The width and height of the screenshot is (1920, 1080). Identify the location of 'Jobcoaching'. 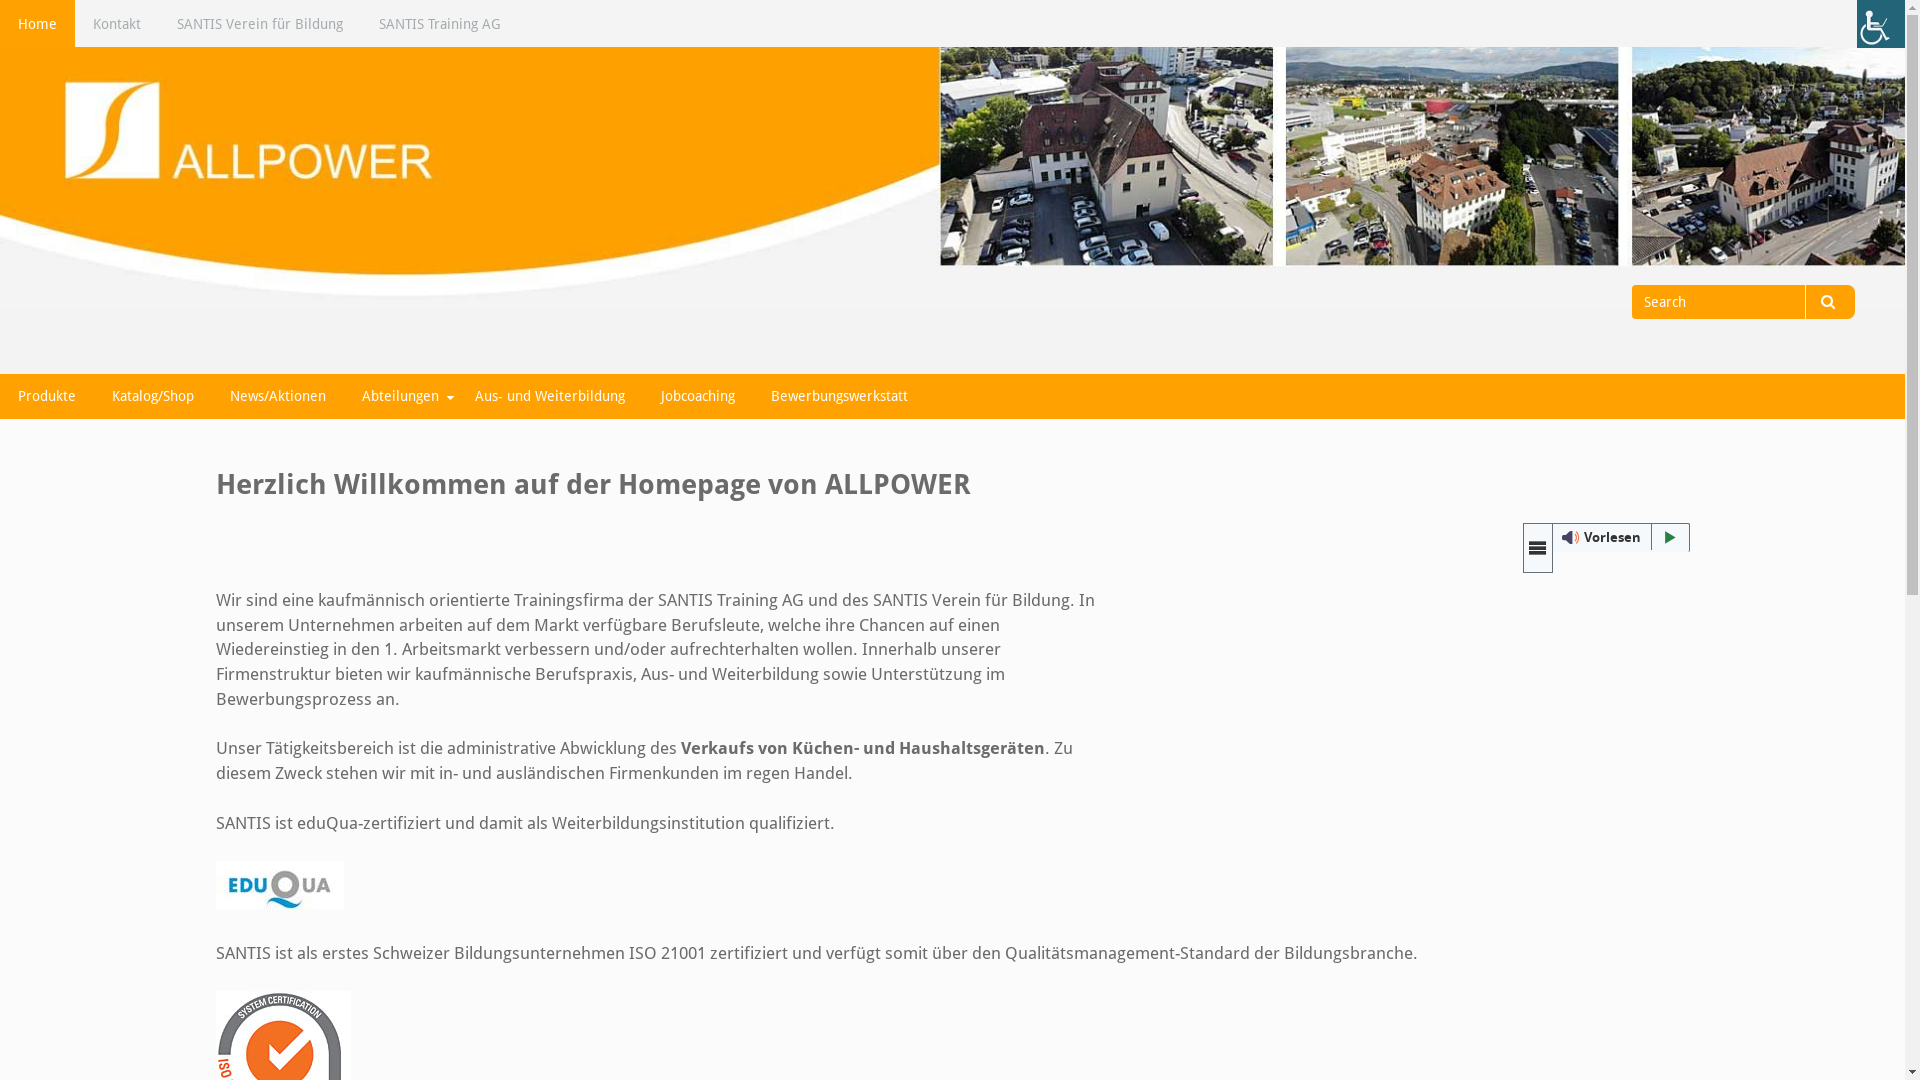
(697, 396).